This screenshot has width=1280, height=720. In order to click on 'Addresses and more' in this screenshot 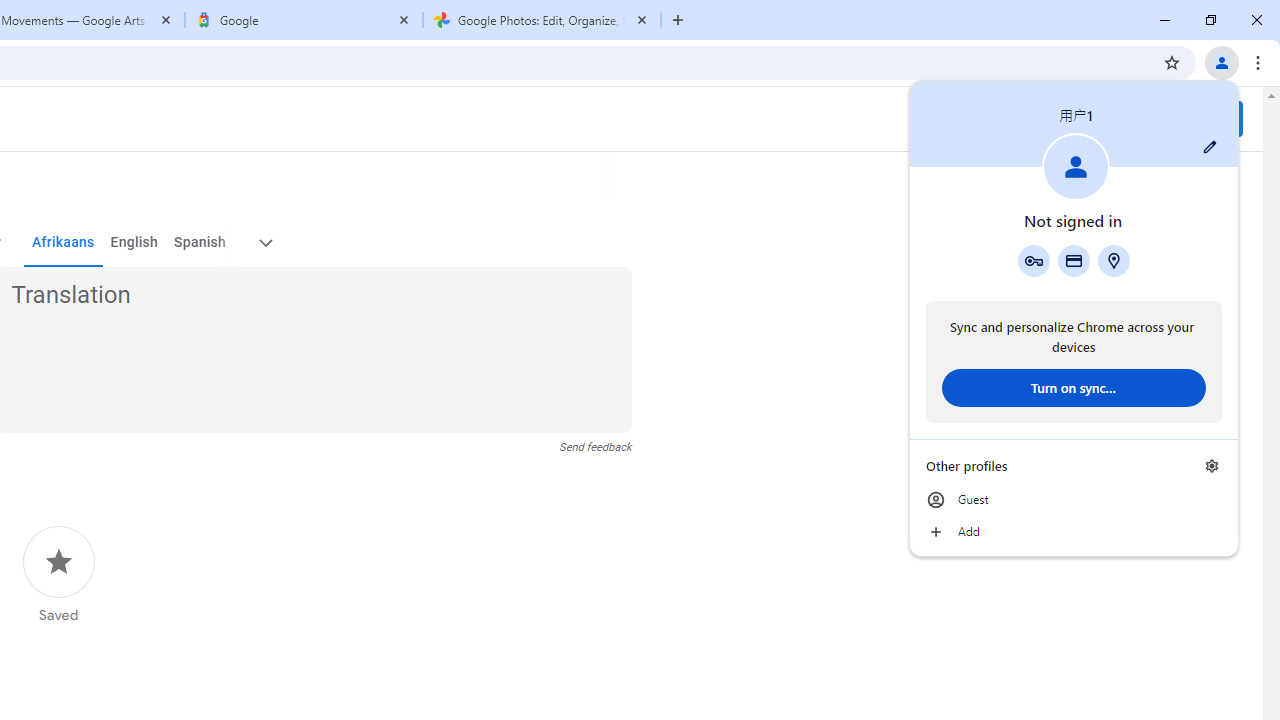, I will do `click(1113, 260)`.